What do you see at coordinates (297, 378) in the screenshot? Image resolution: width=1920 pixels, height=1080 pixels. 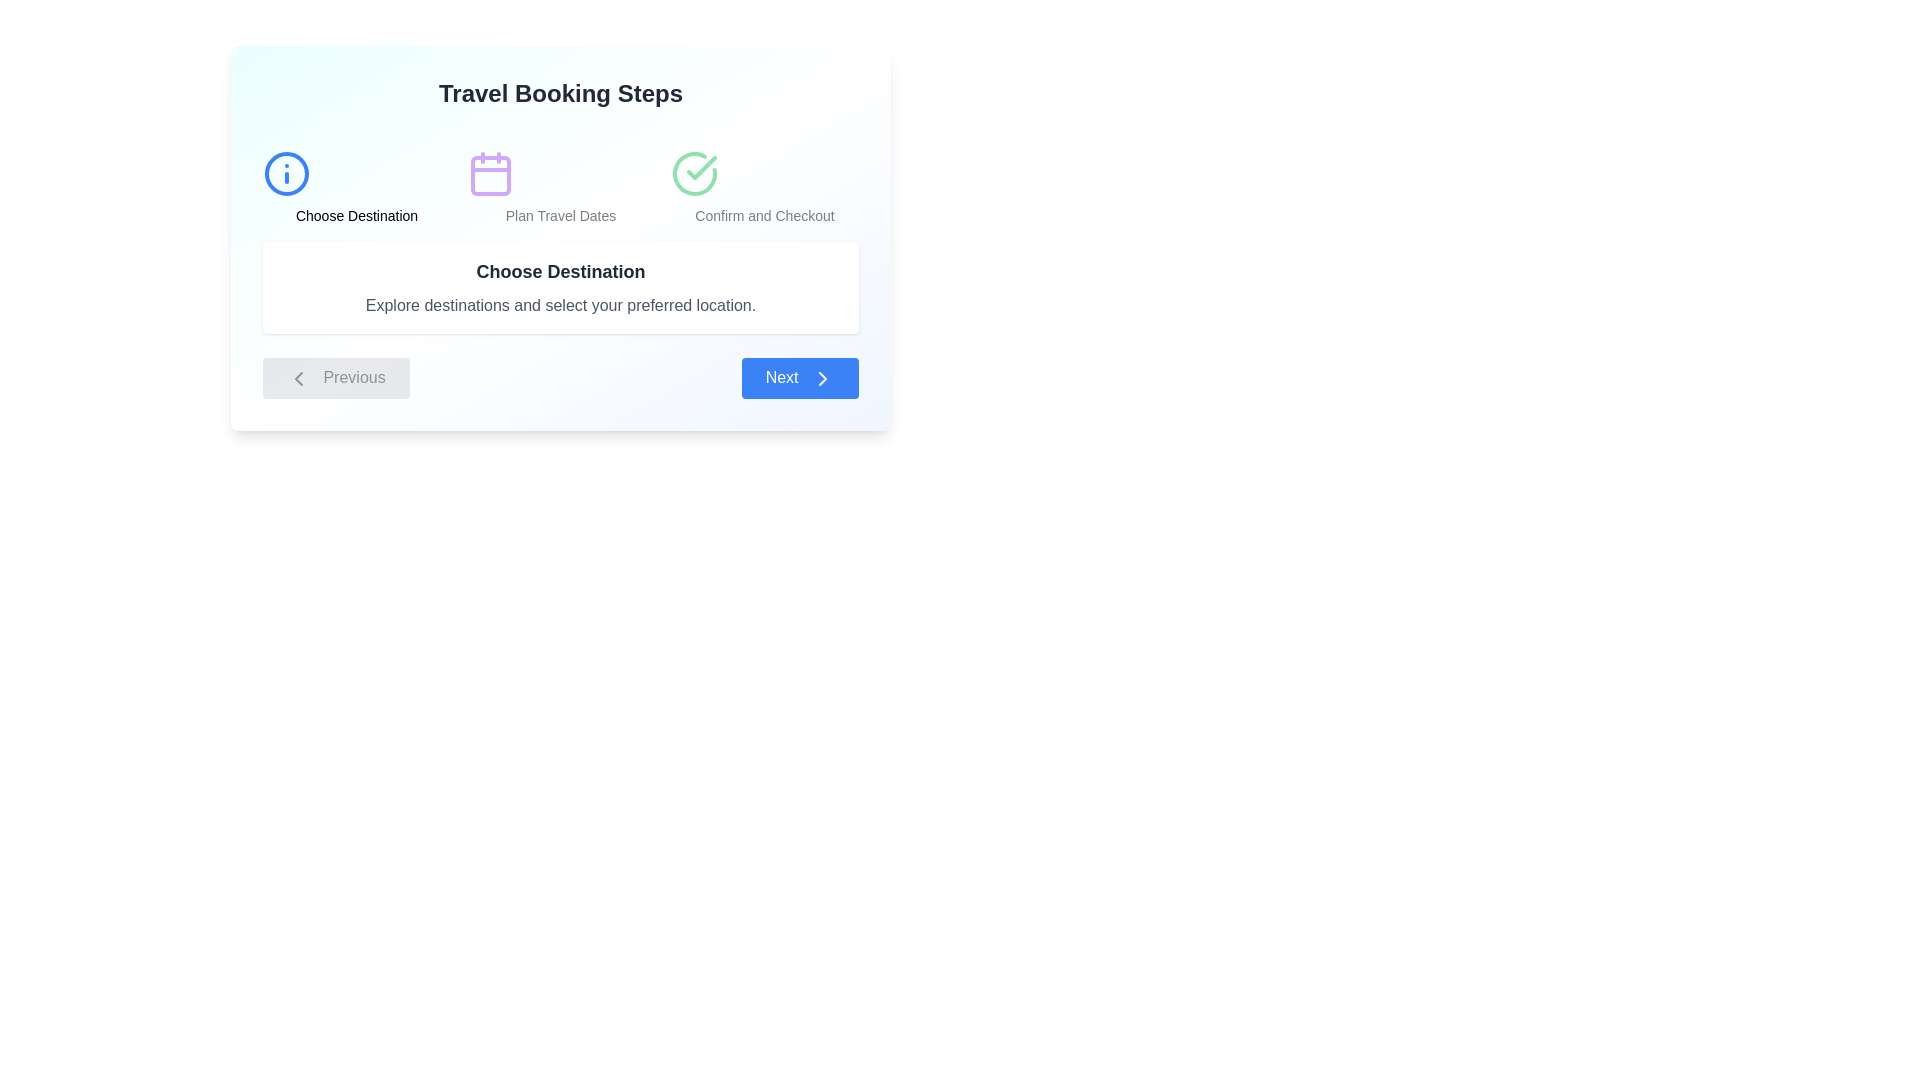 I see `the previous button located at the bottom-left of the interface by clicking on its center to activate navigation` at bounding box center [297, 378].